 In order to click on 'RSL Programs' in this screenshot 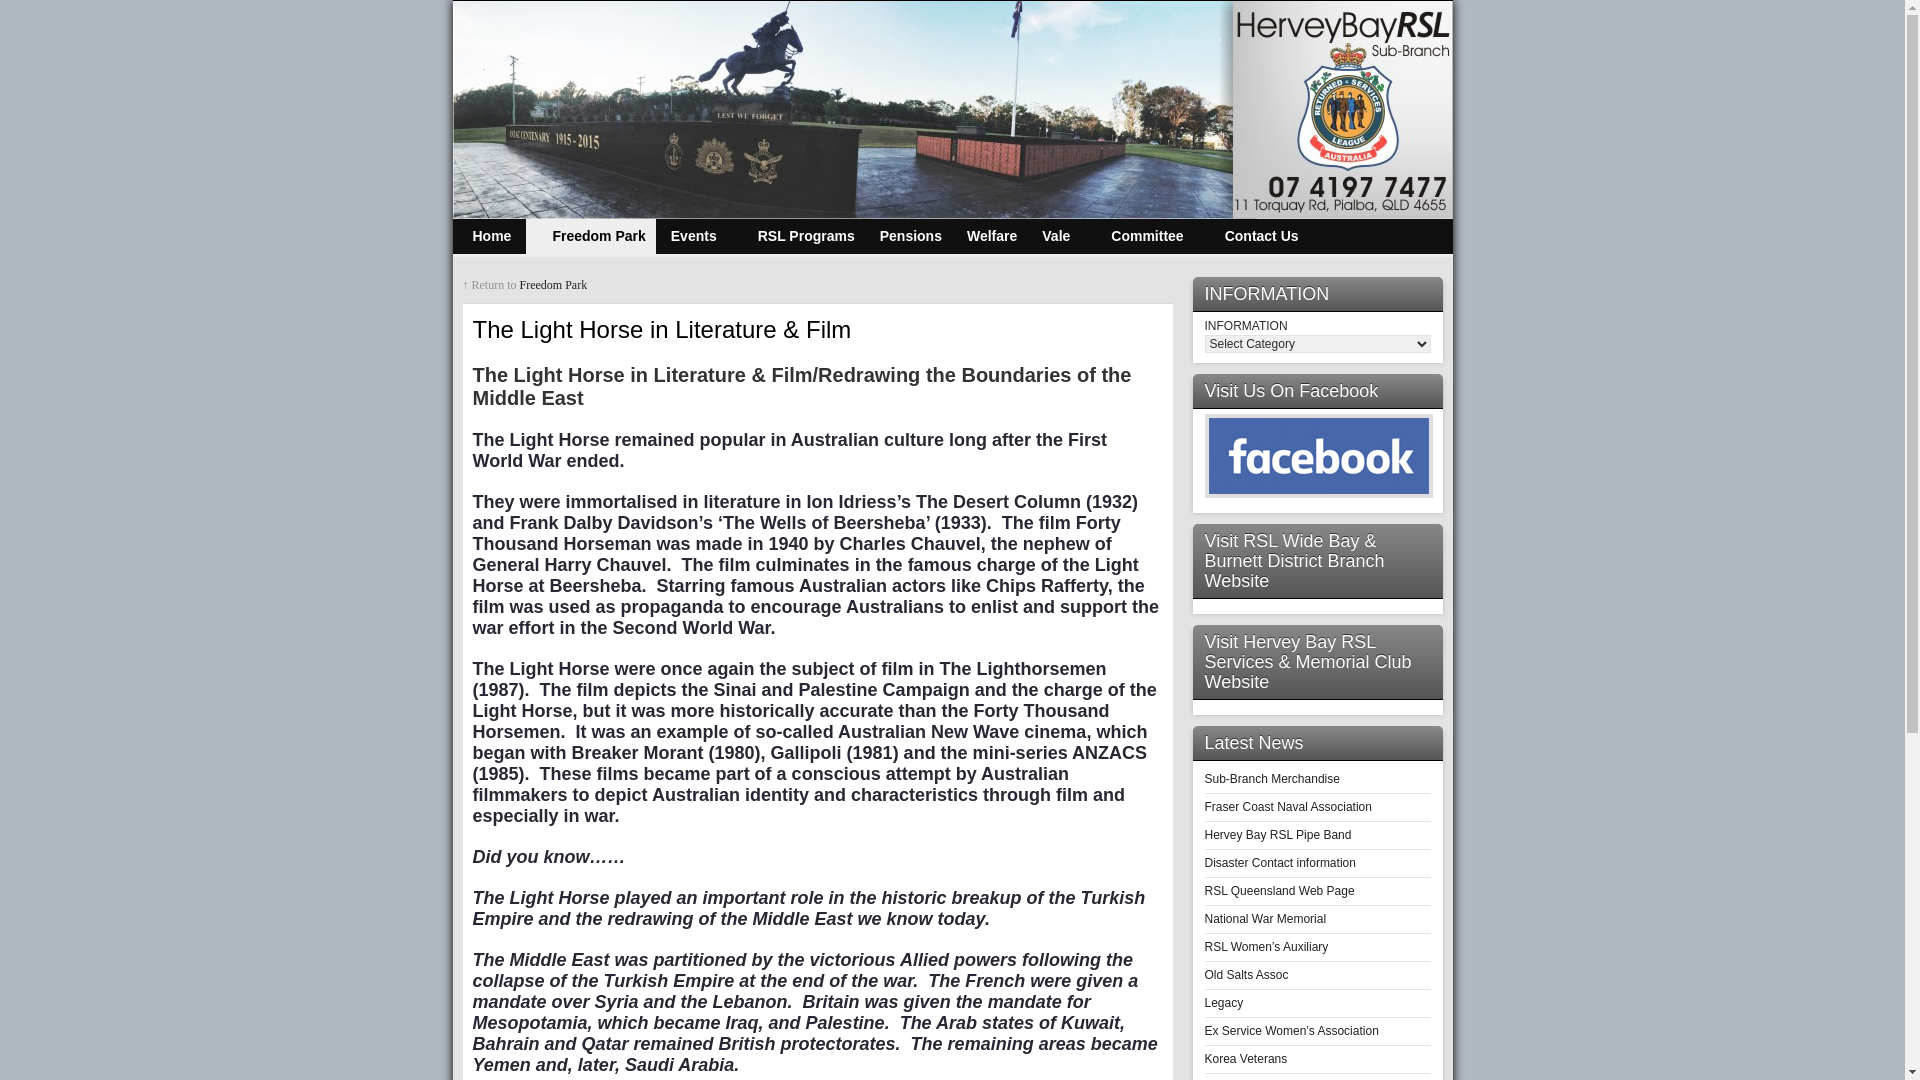, I will do `click(797, 235)`.